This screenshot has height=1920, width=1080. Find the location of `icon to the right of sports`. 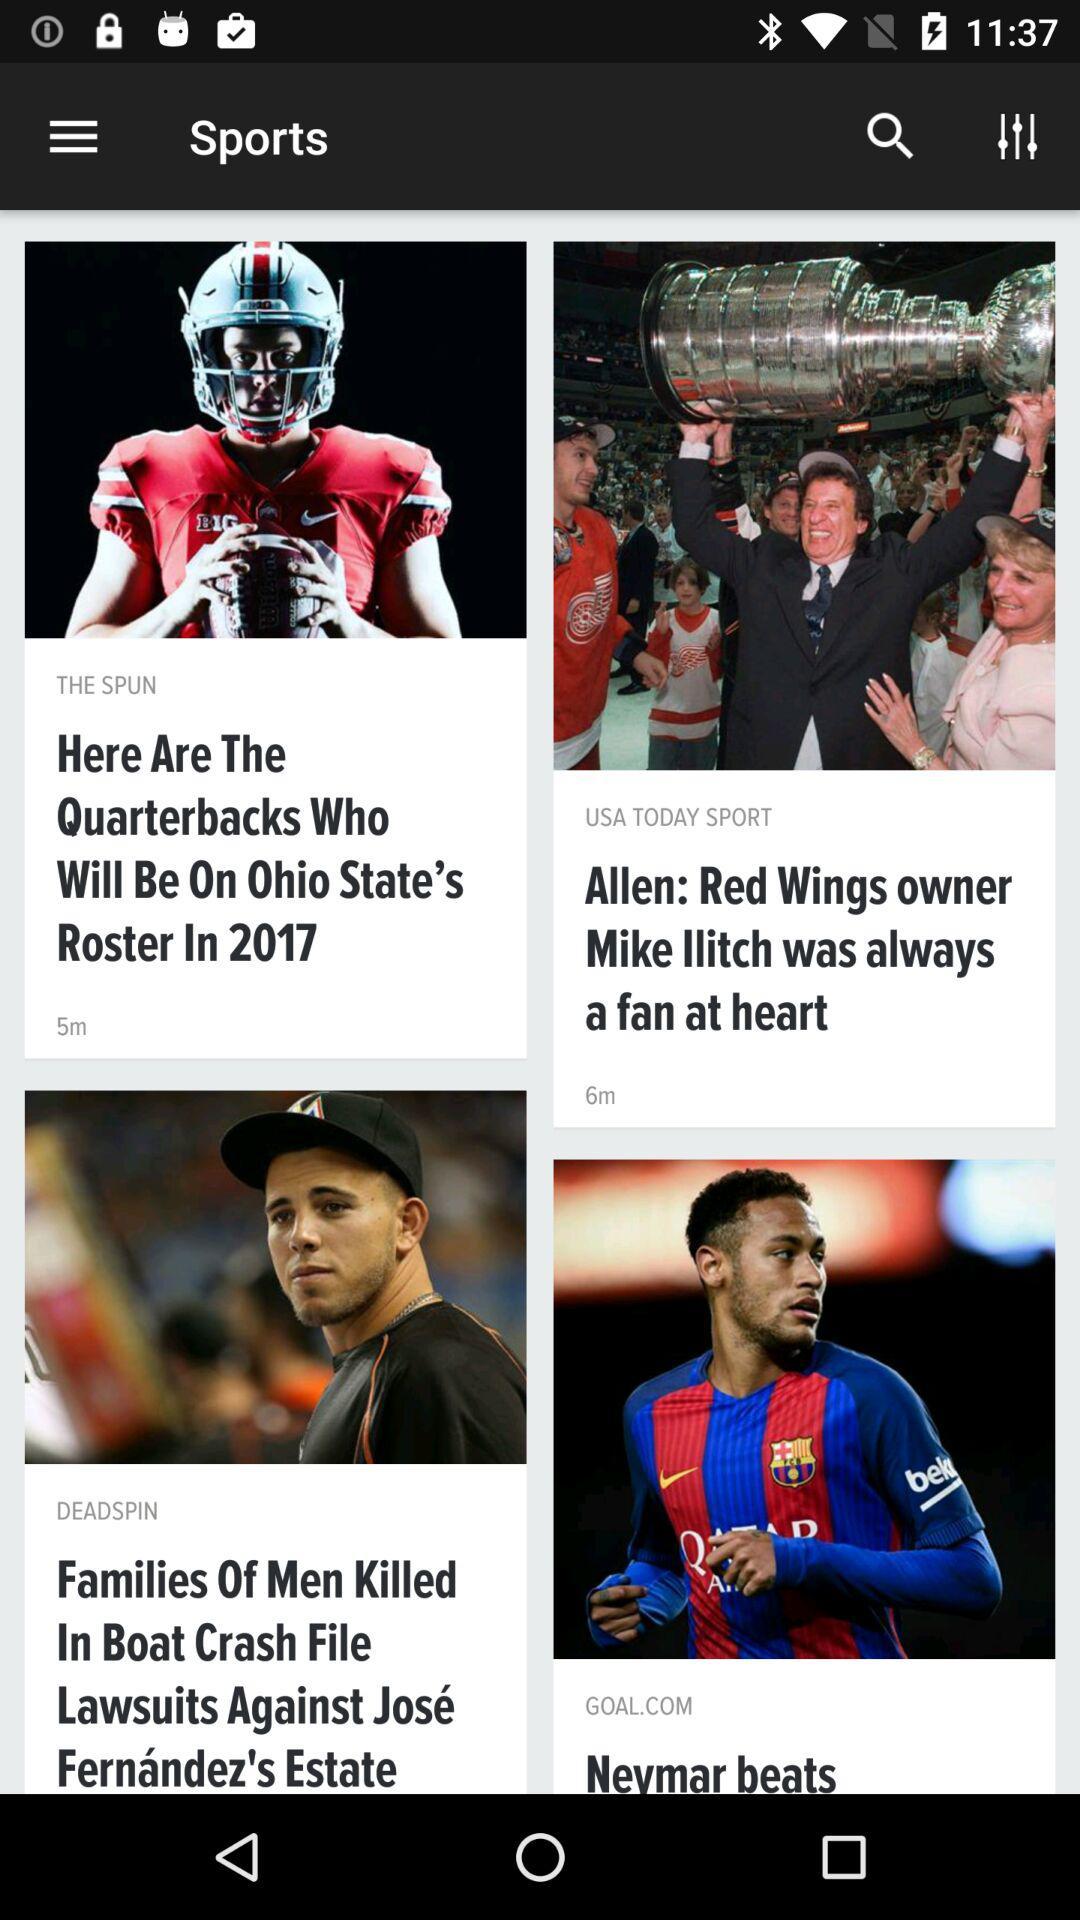

icon to the right of sports is located at coordinates (890, 135).